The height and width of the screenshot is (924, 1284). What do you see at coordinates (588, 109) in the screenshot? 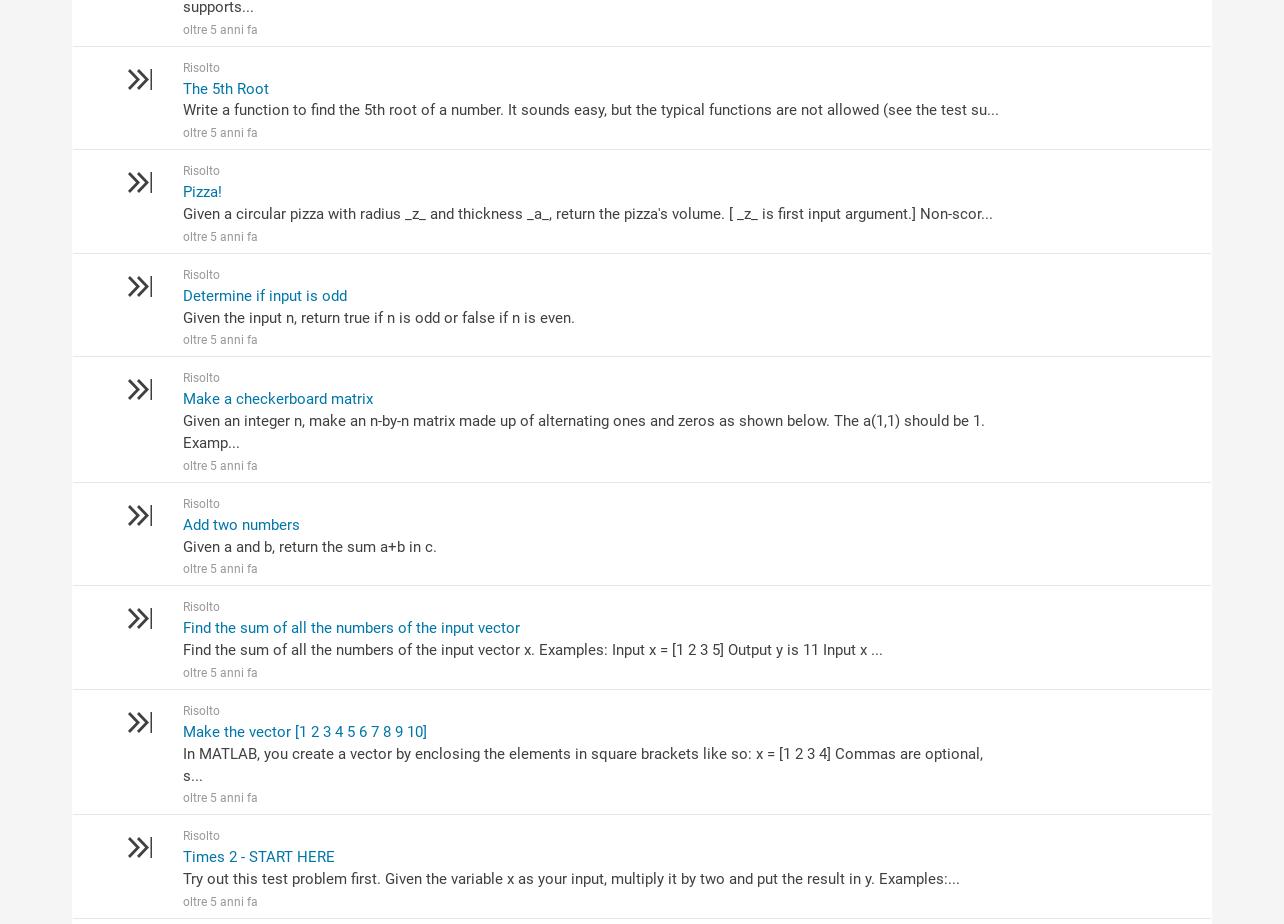
I see `'Write a function to find the 5th root of a number.

It sounds easy, but the typical functions are not allowed (see the test su...'` at bounding box center [588, 109].